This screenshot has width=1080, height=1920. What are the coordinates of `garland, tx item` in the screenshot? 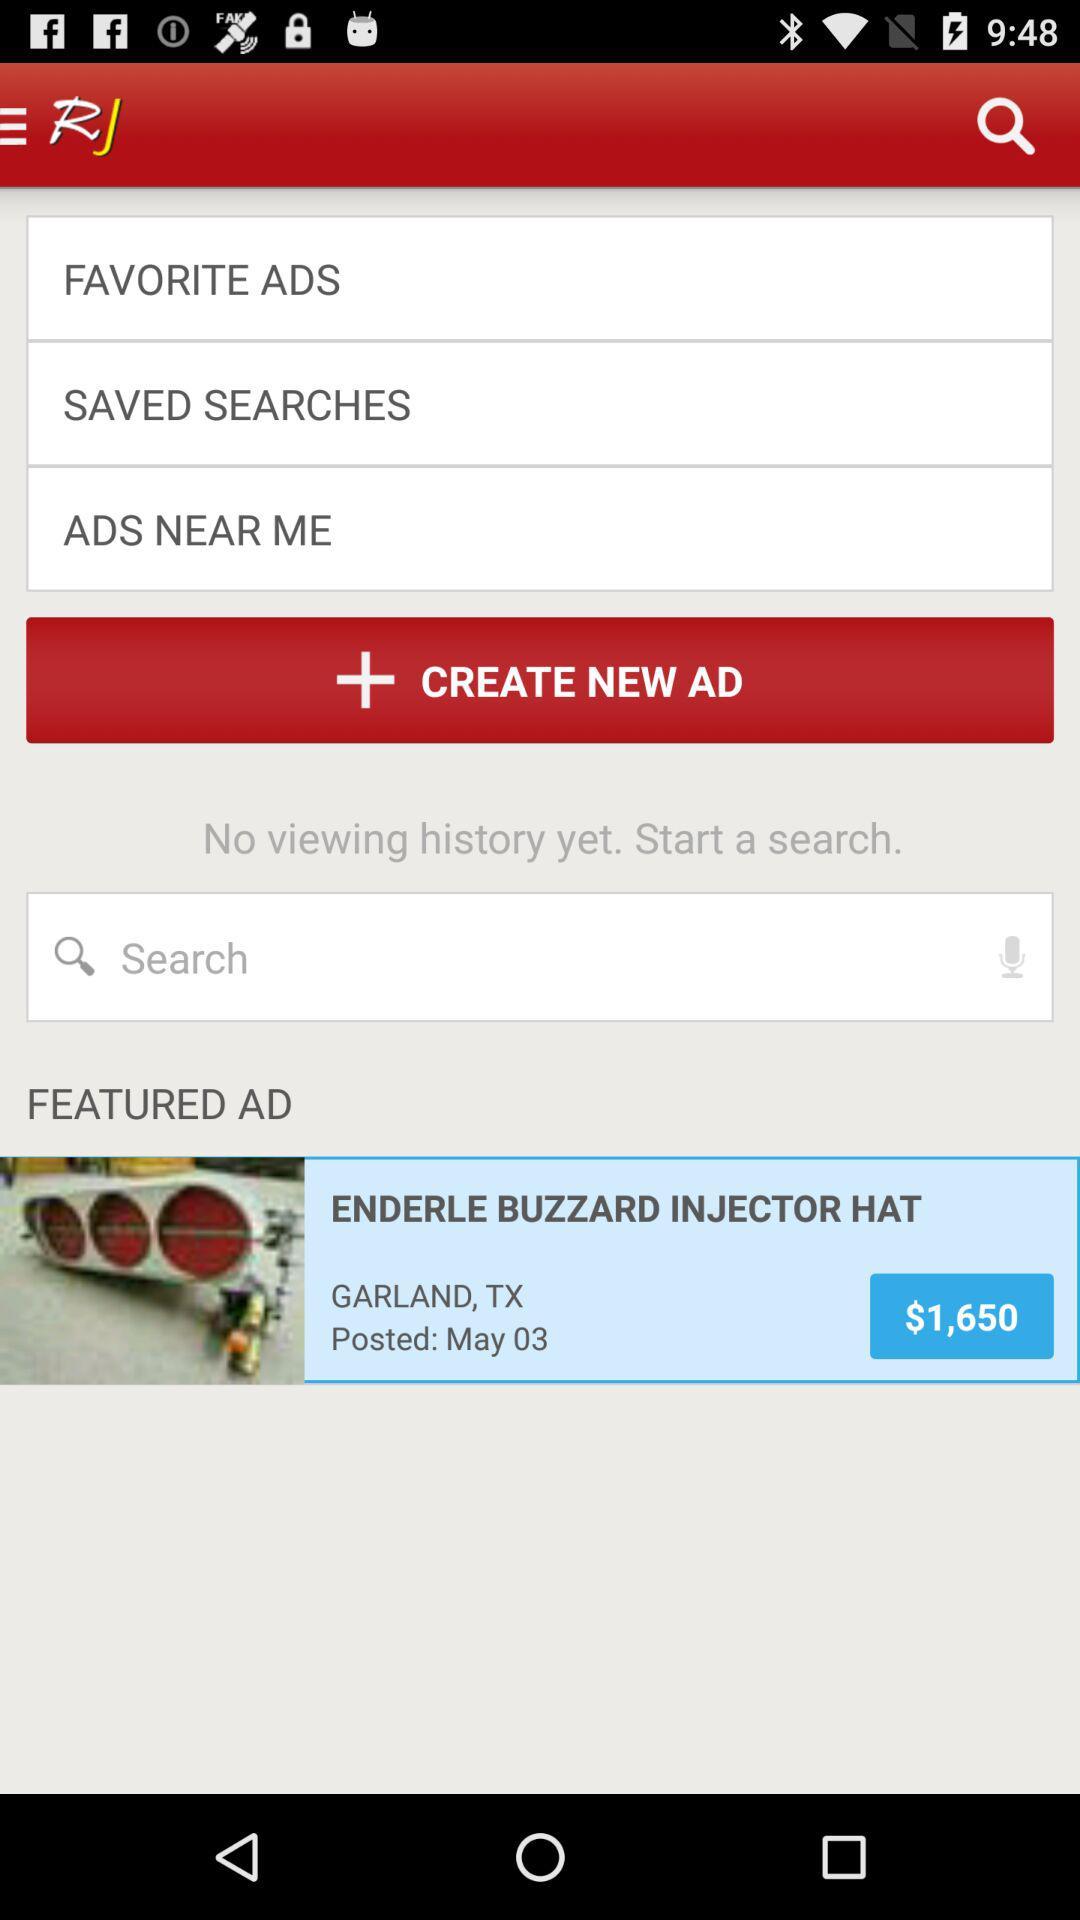 It's located at (586, 1294).